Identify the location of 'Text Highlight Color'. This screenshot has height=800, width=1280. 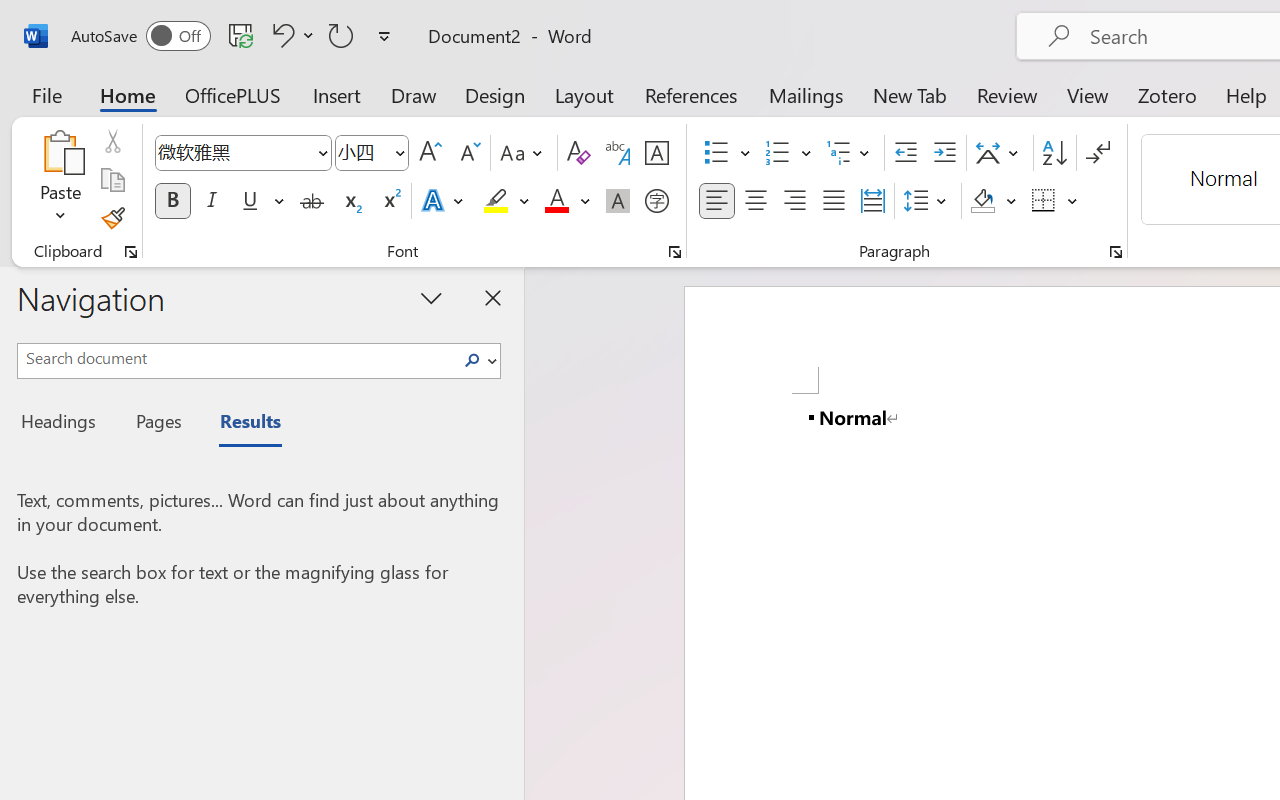
(506, 201).